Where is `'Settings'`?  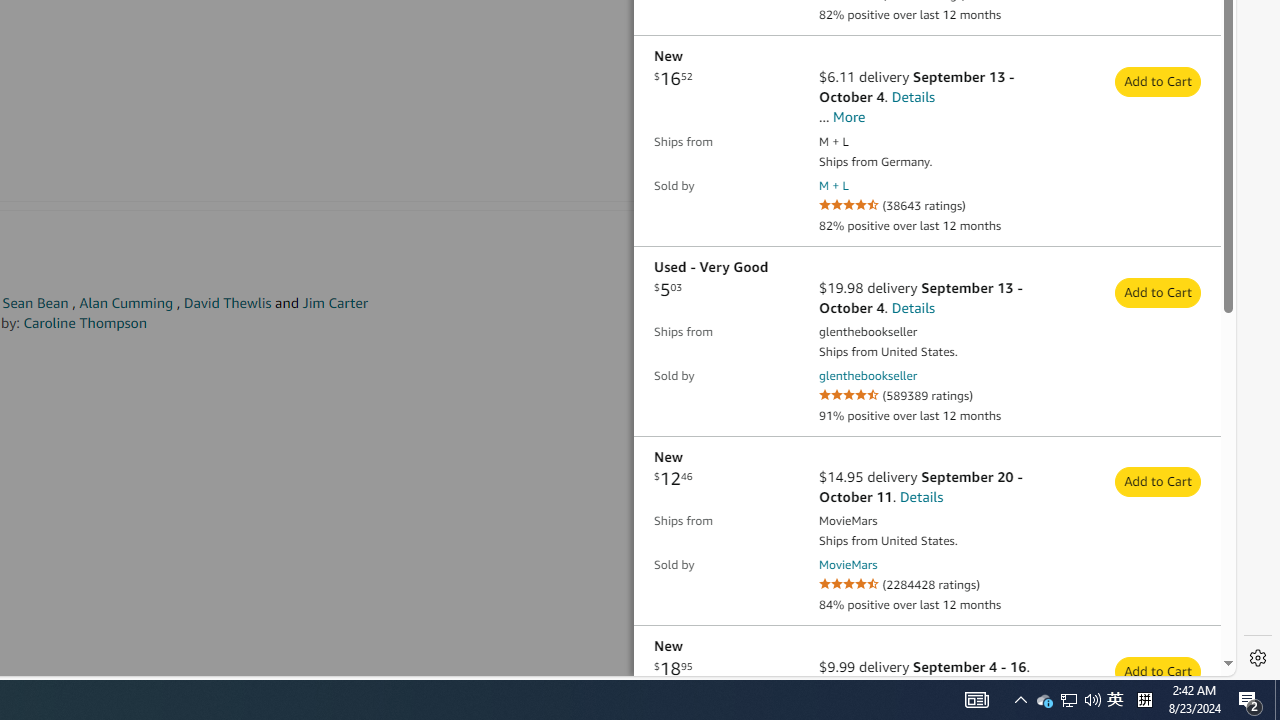 'Settings' is located at coordinates (1257, 658).